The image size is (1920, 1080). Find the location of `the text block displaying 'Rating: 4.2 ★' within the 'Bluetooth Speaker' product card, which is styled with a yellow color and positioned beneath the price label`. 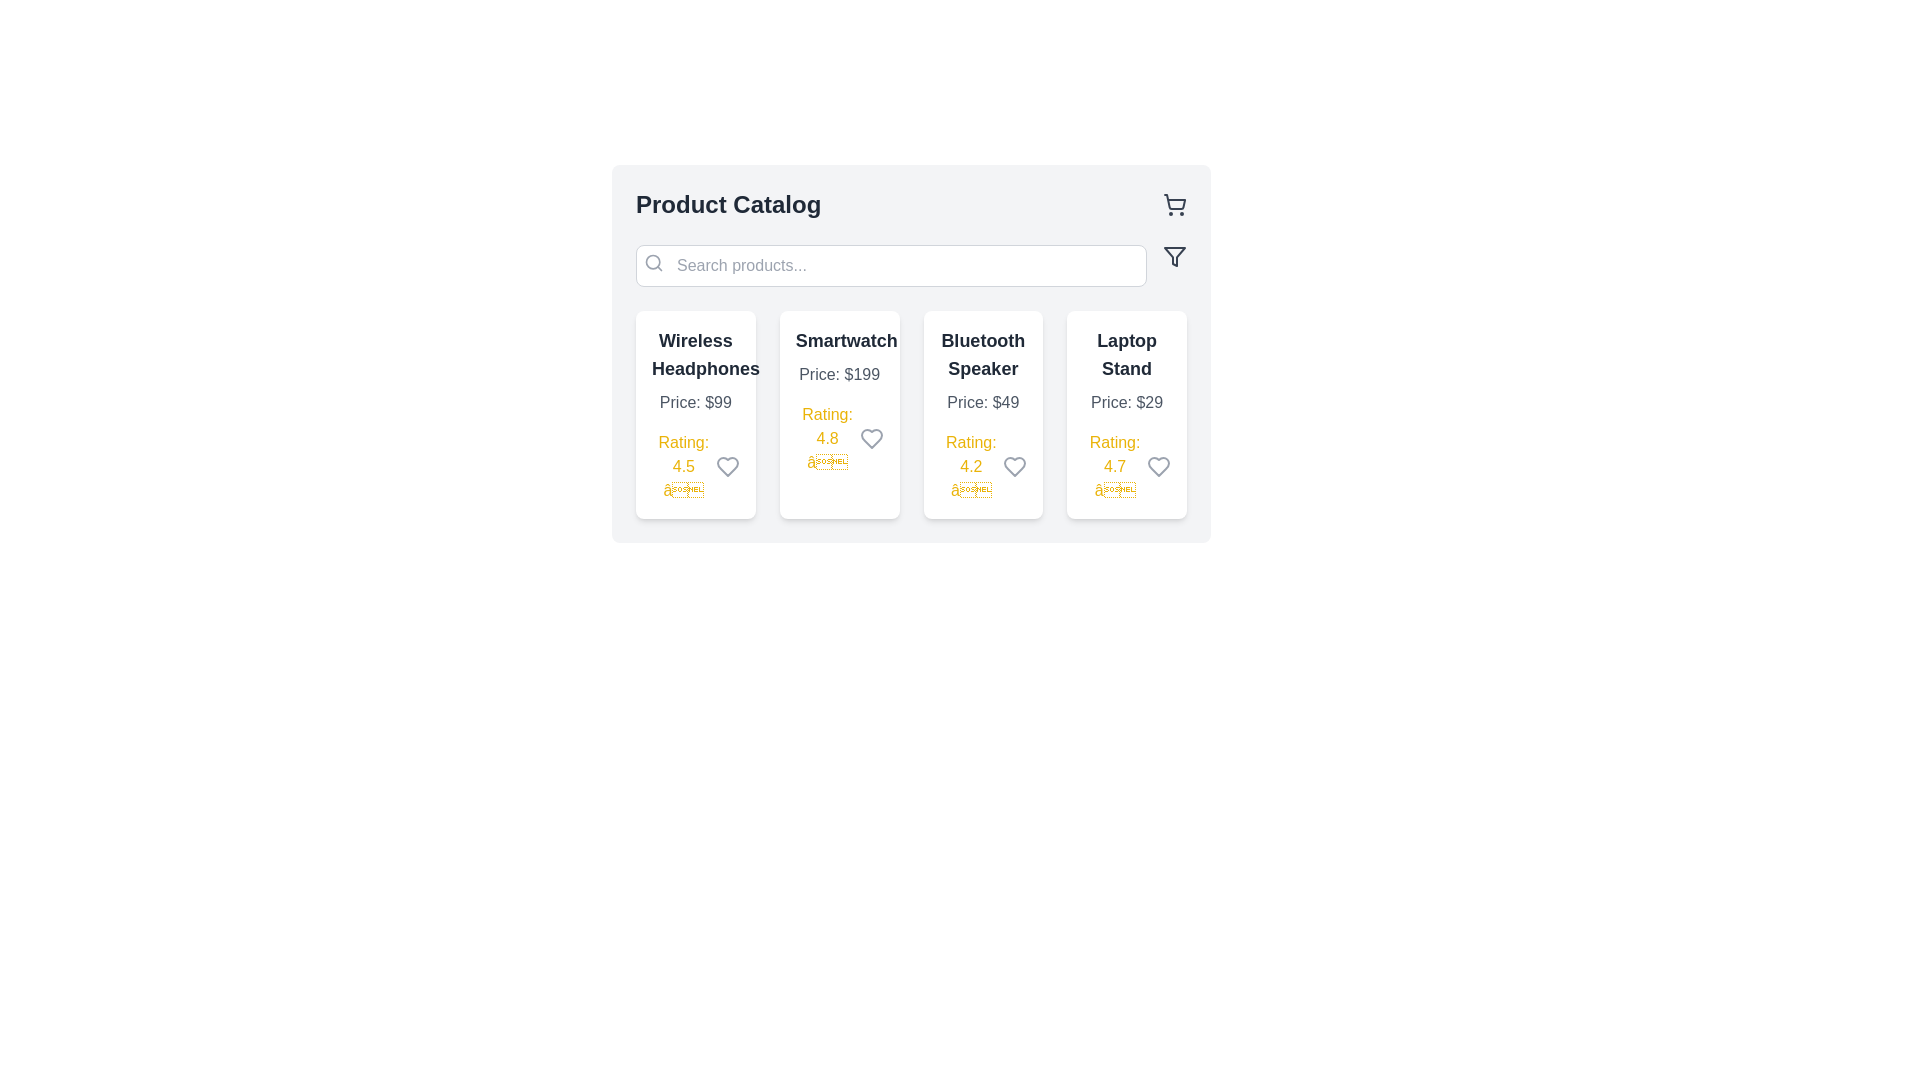

the text block displaying 'Rating: 4.2 ★' within the 'Bluetooth Speaker' product card, which is styled with a yellow color and positioned beneath the price label is located at coordinates (971, 466).